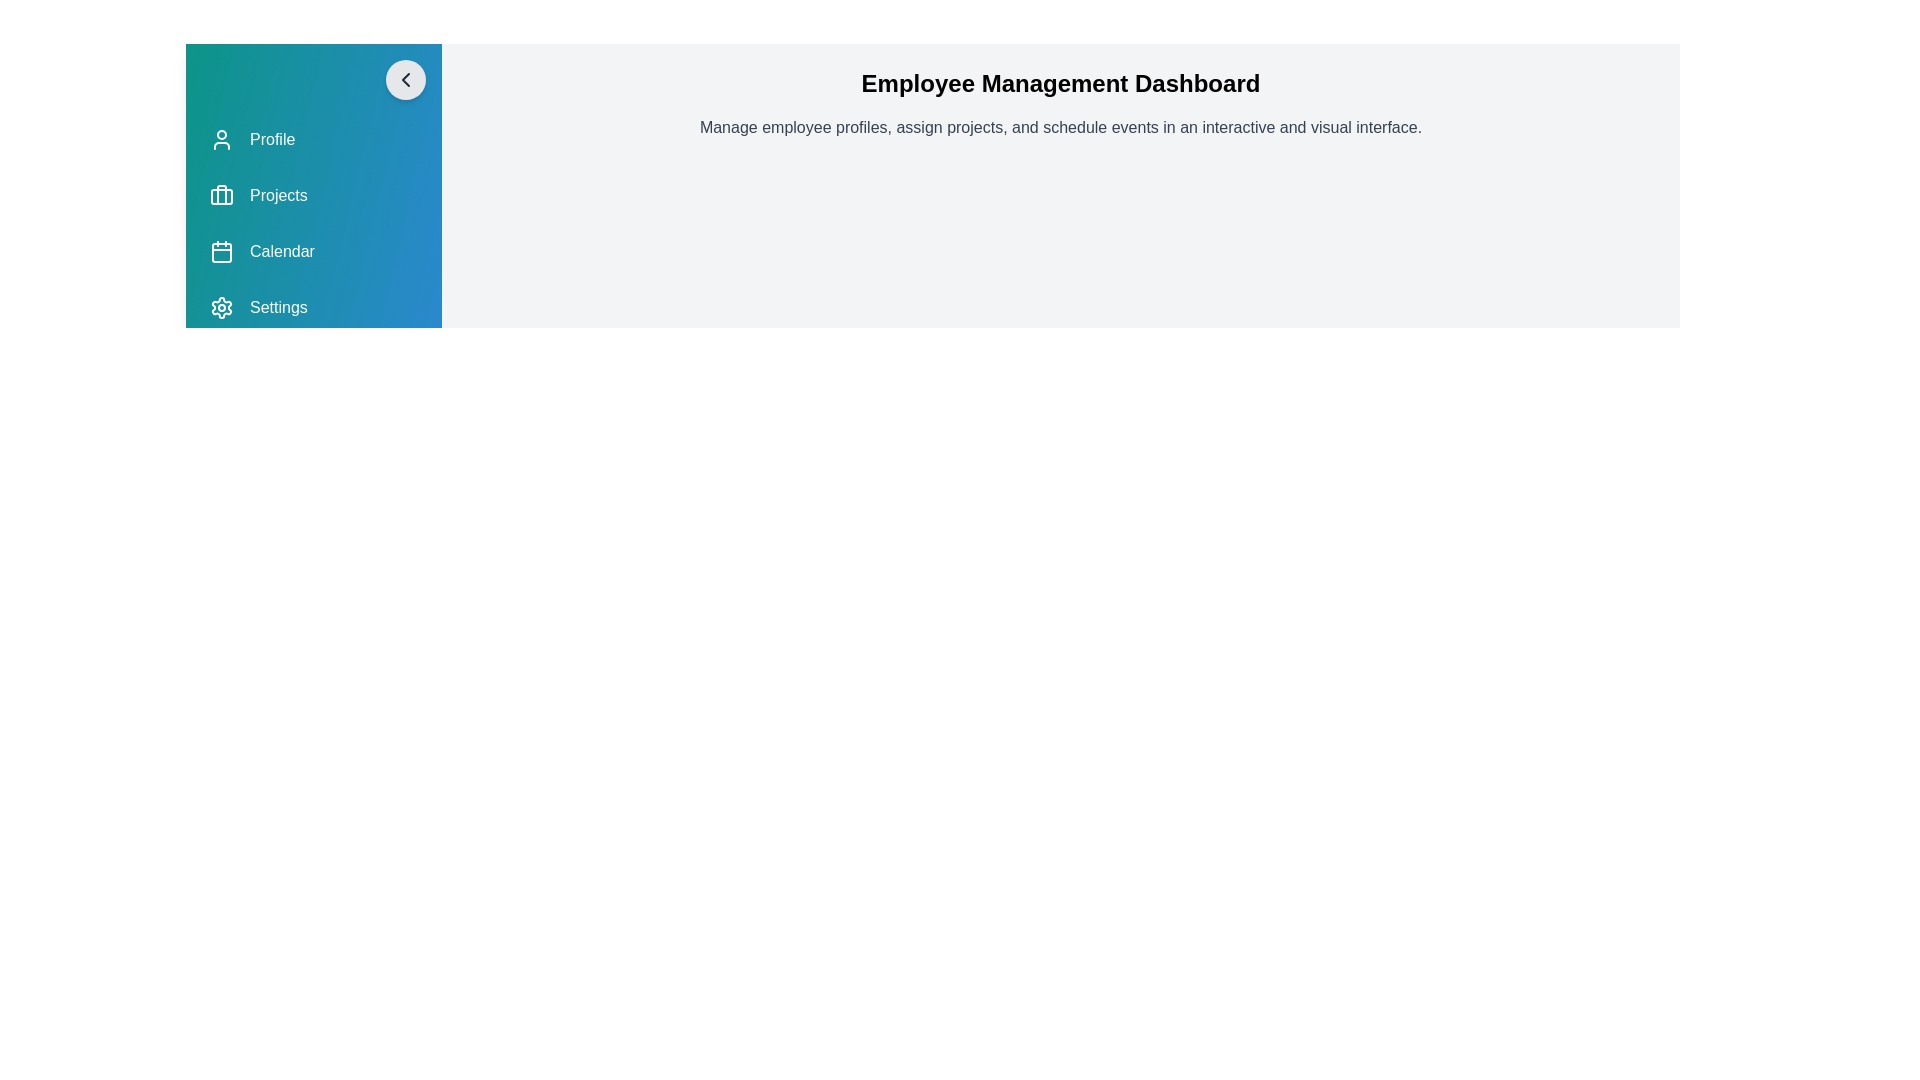 The height and width of the screenshot is (1080, 1920). What do you see at coordinates (221, 250) in the screenshot?
I see `the Calendar icon in the navigation drawer` at bounding box center [221, 250].